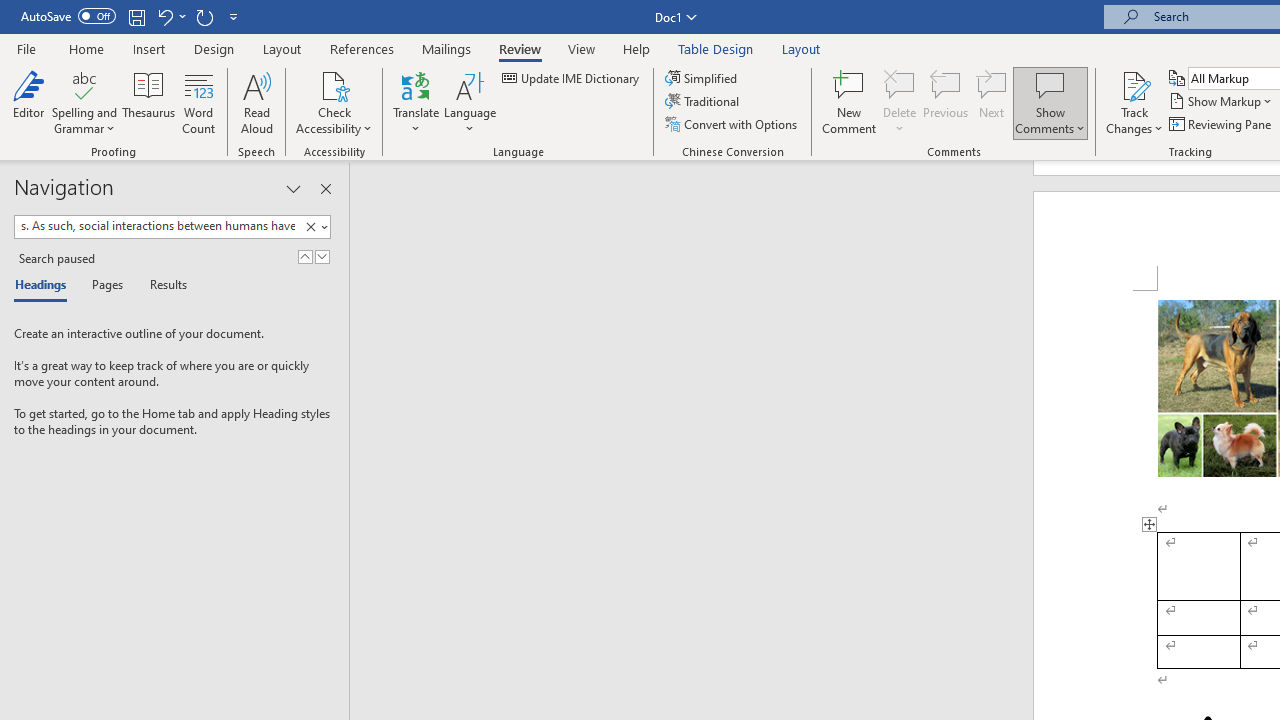 This screenshot has height=720, width=1280. Describe the element at coordinates (334, 103) in the screenshot. I see `'Check Accessibility'` at that location.